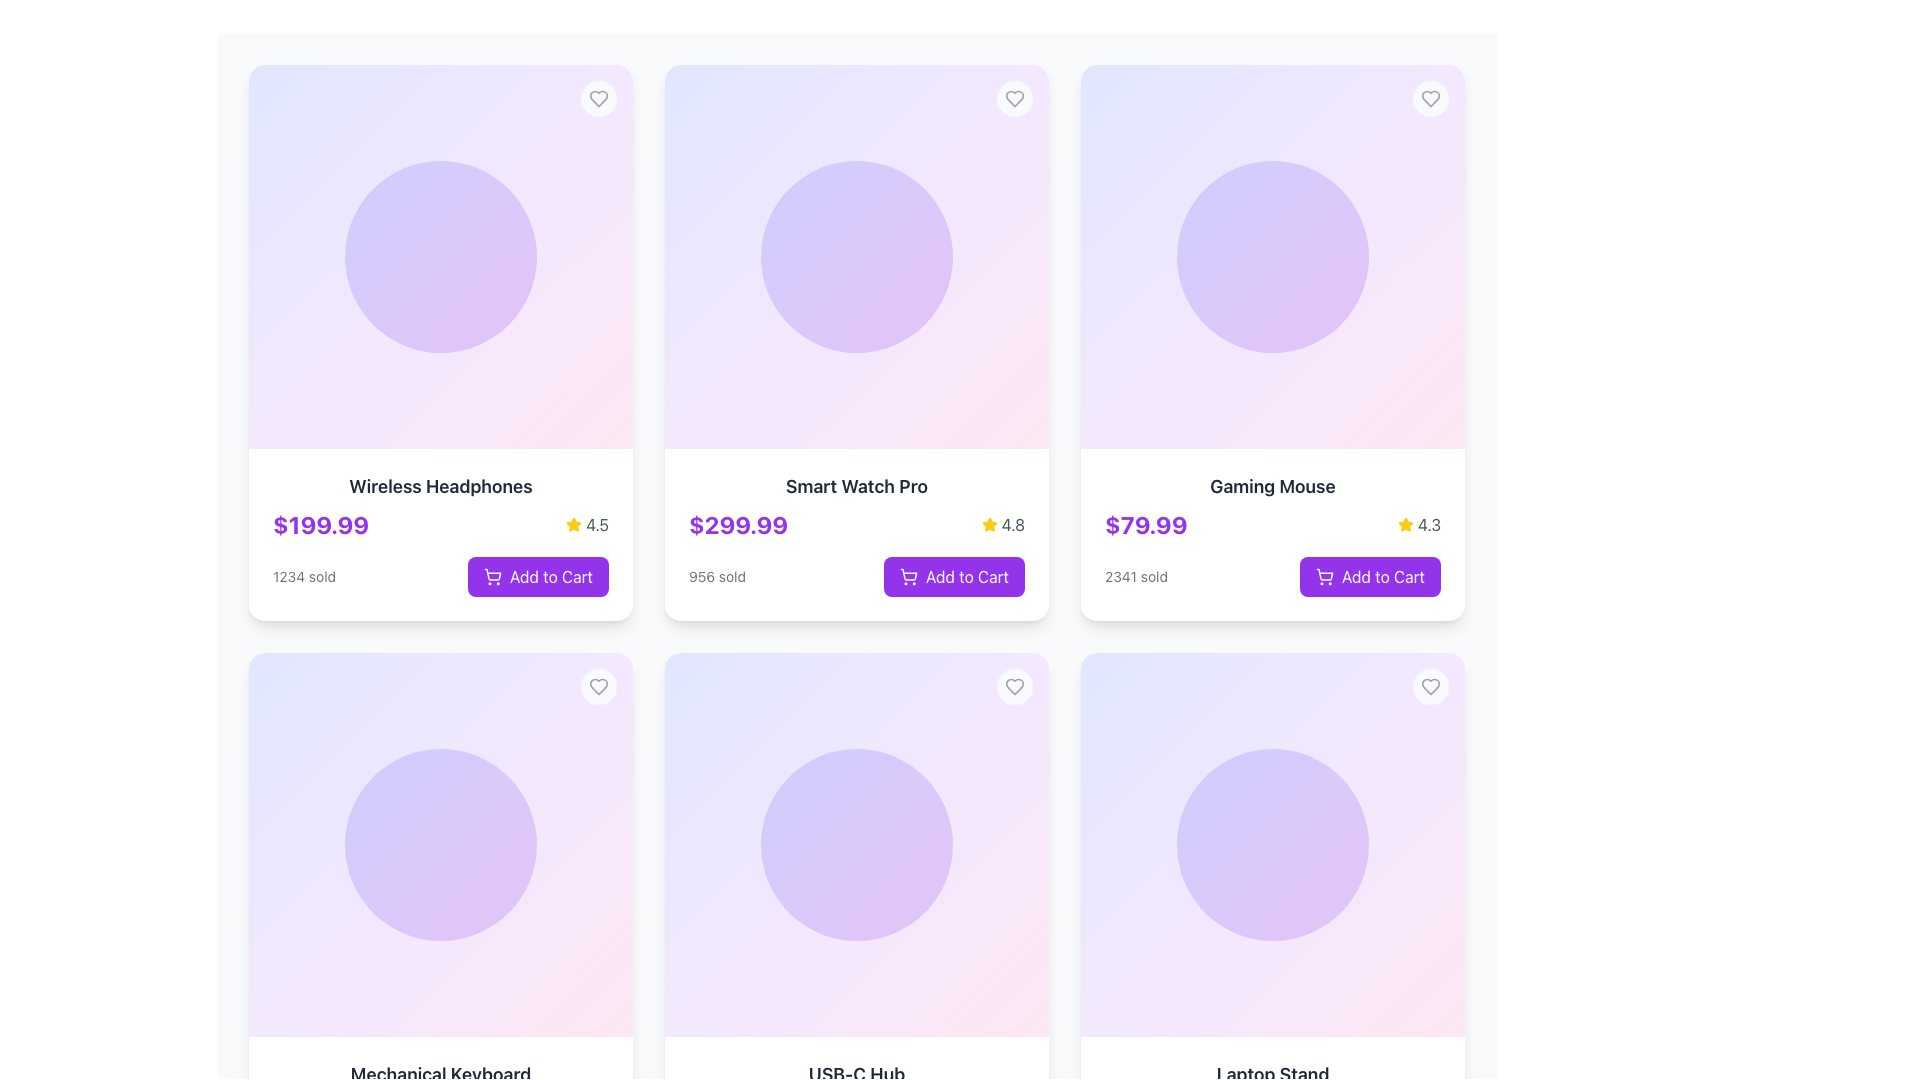  I want to click on the yellow star icon representing a rating symbol located next to the numeric rating value '4.5' in the rating section of a product card in the second column of the first row, so click(573, 523).